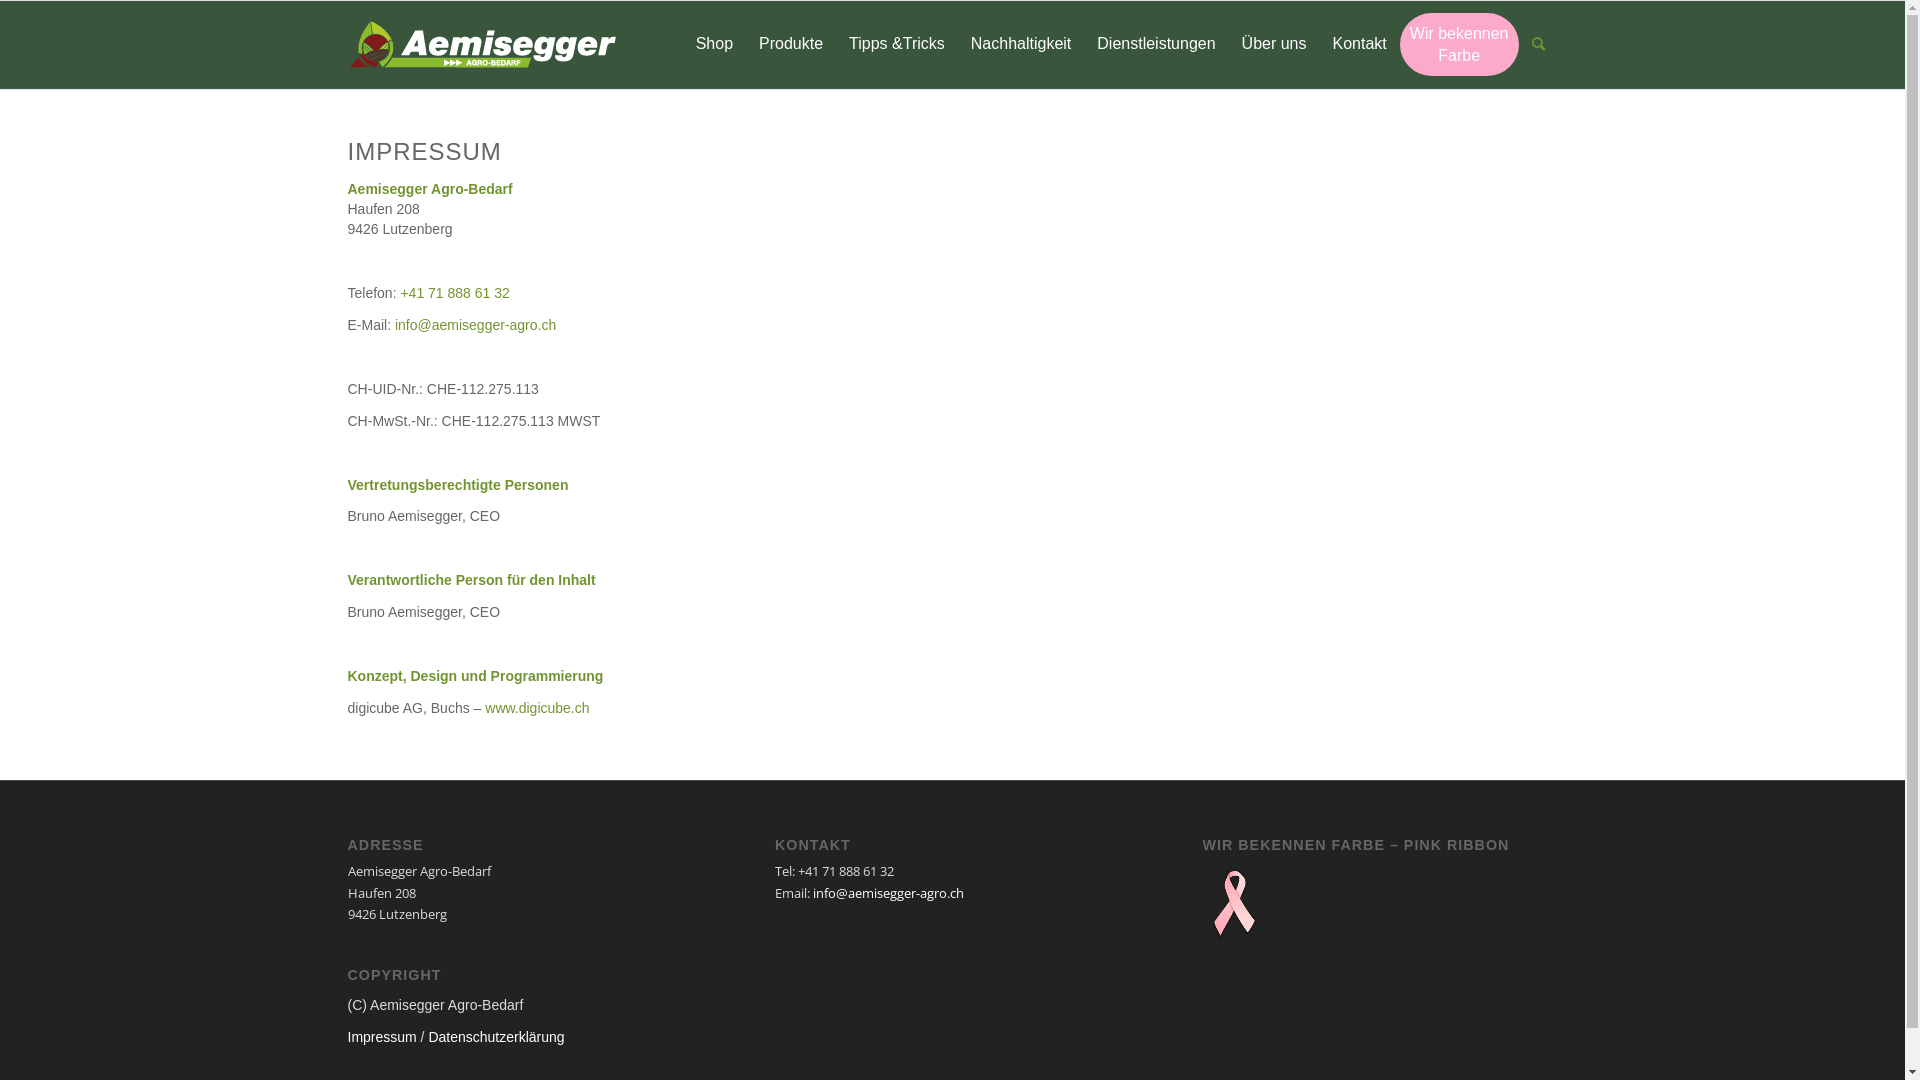 This screenshot has height=1080, width=1920. What do you see at coordinates (1156, 45) in the screenshot?
I see `'Dienstleistungen'` at bounding box center [1156, 45].